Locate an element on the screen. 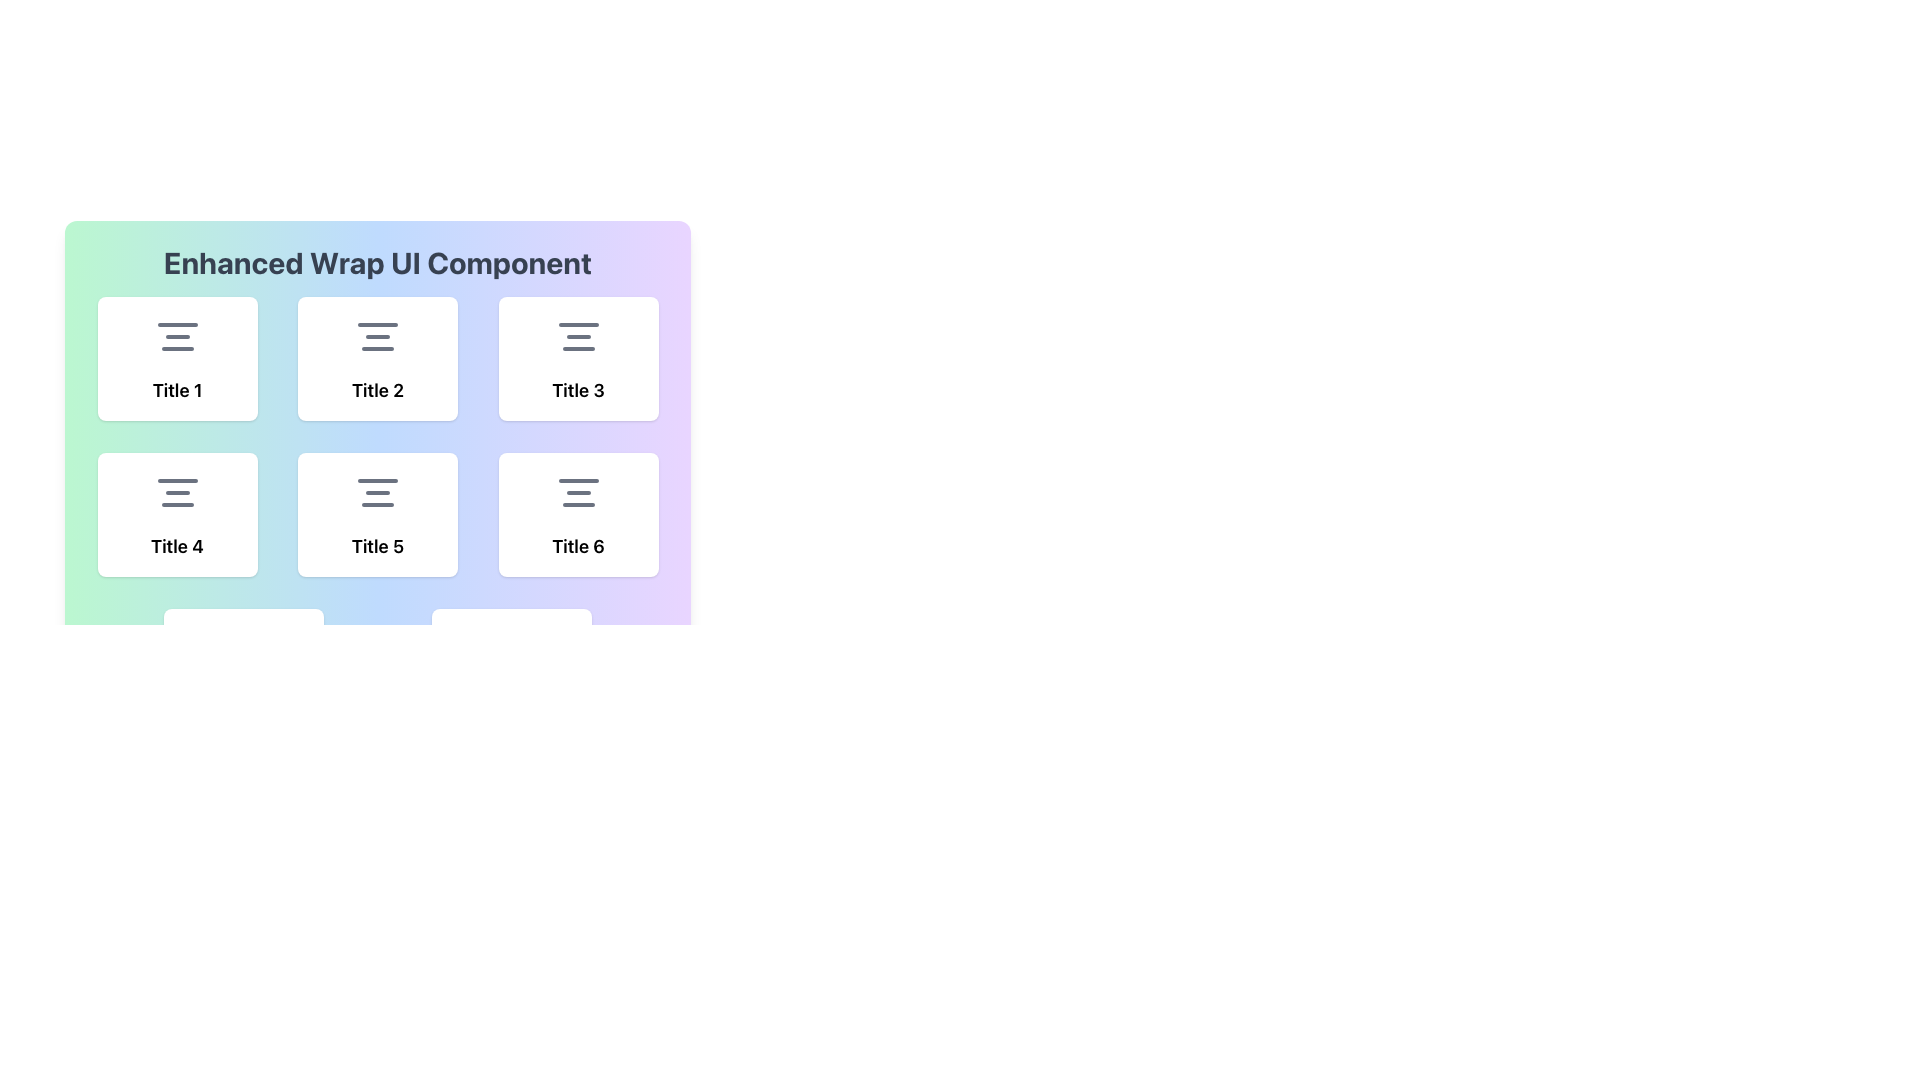 The width and height of the screenshot is (1920, 1080). the rectangular card with a white background, featuring an icon of parallel lines and bold text 'Title 2', located as the second item in the first row of a 3x2 grid is located at coordinates (378, 410).